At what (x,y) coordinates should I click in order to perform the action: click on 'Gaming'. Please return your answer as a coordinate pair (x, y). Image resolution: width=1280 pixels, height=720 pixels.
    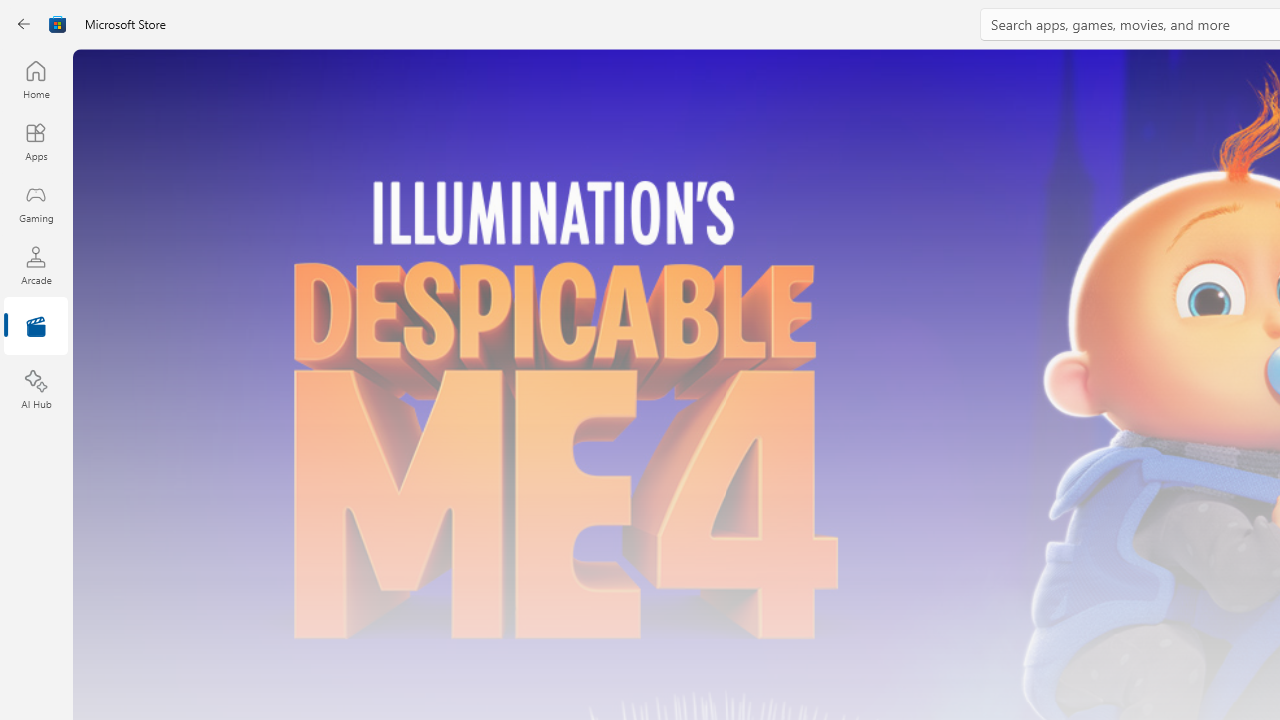
    Looking at the image, I should click on (35, 203).